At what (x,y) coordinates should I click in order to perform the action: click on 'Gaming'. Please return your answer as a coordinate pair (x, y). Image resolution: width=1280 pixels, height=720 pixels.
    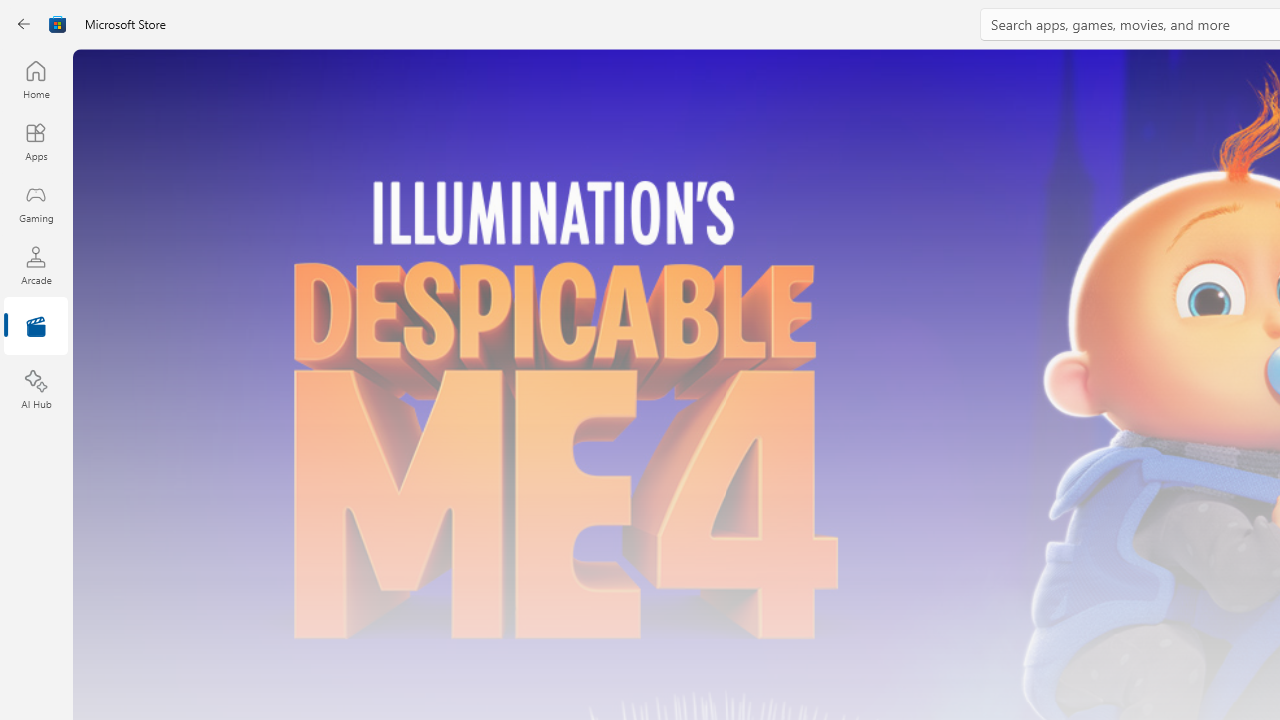
    Looking at the image, I should click on (35, 203).